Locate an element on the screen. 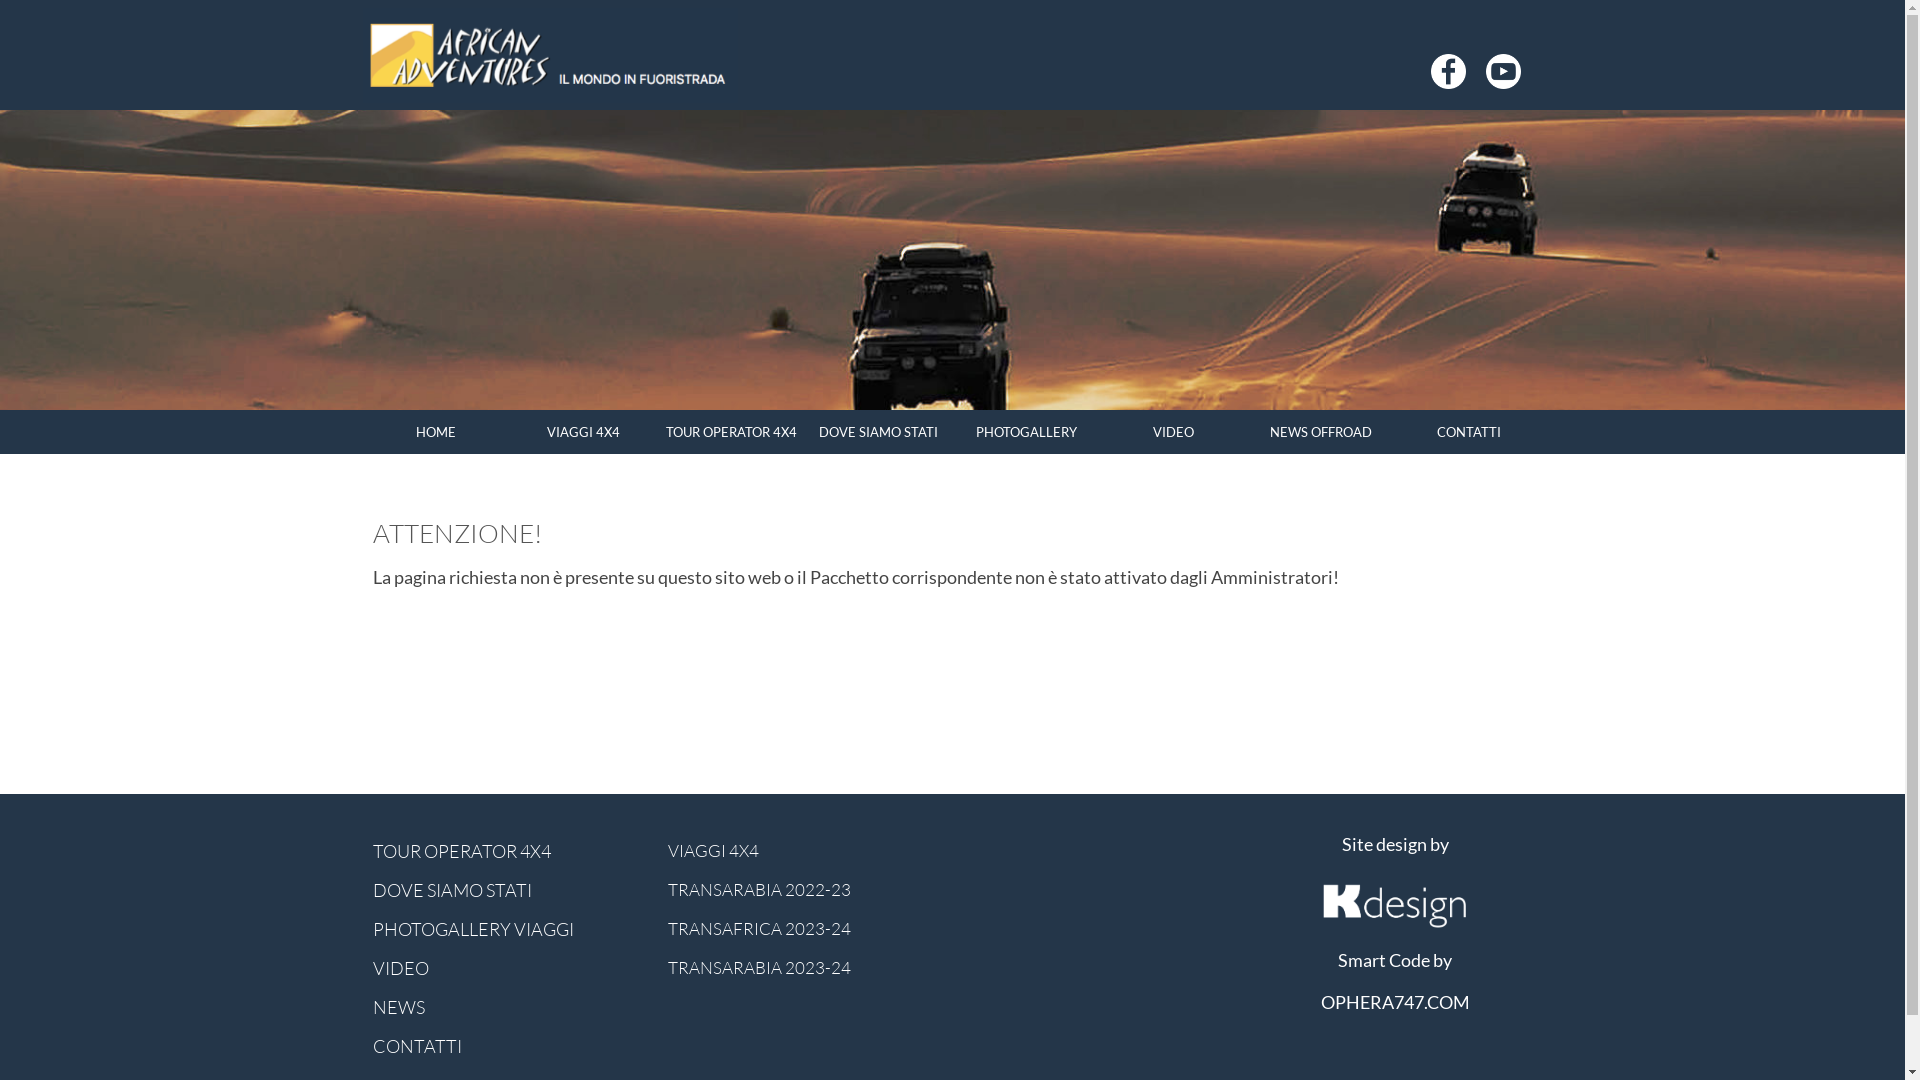  'CONTATTI' is located at coordinates (509, 1044).